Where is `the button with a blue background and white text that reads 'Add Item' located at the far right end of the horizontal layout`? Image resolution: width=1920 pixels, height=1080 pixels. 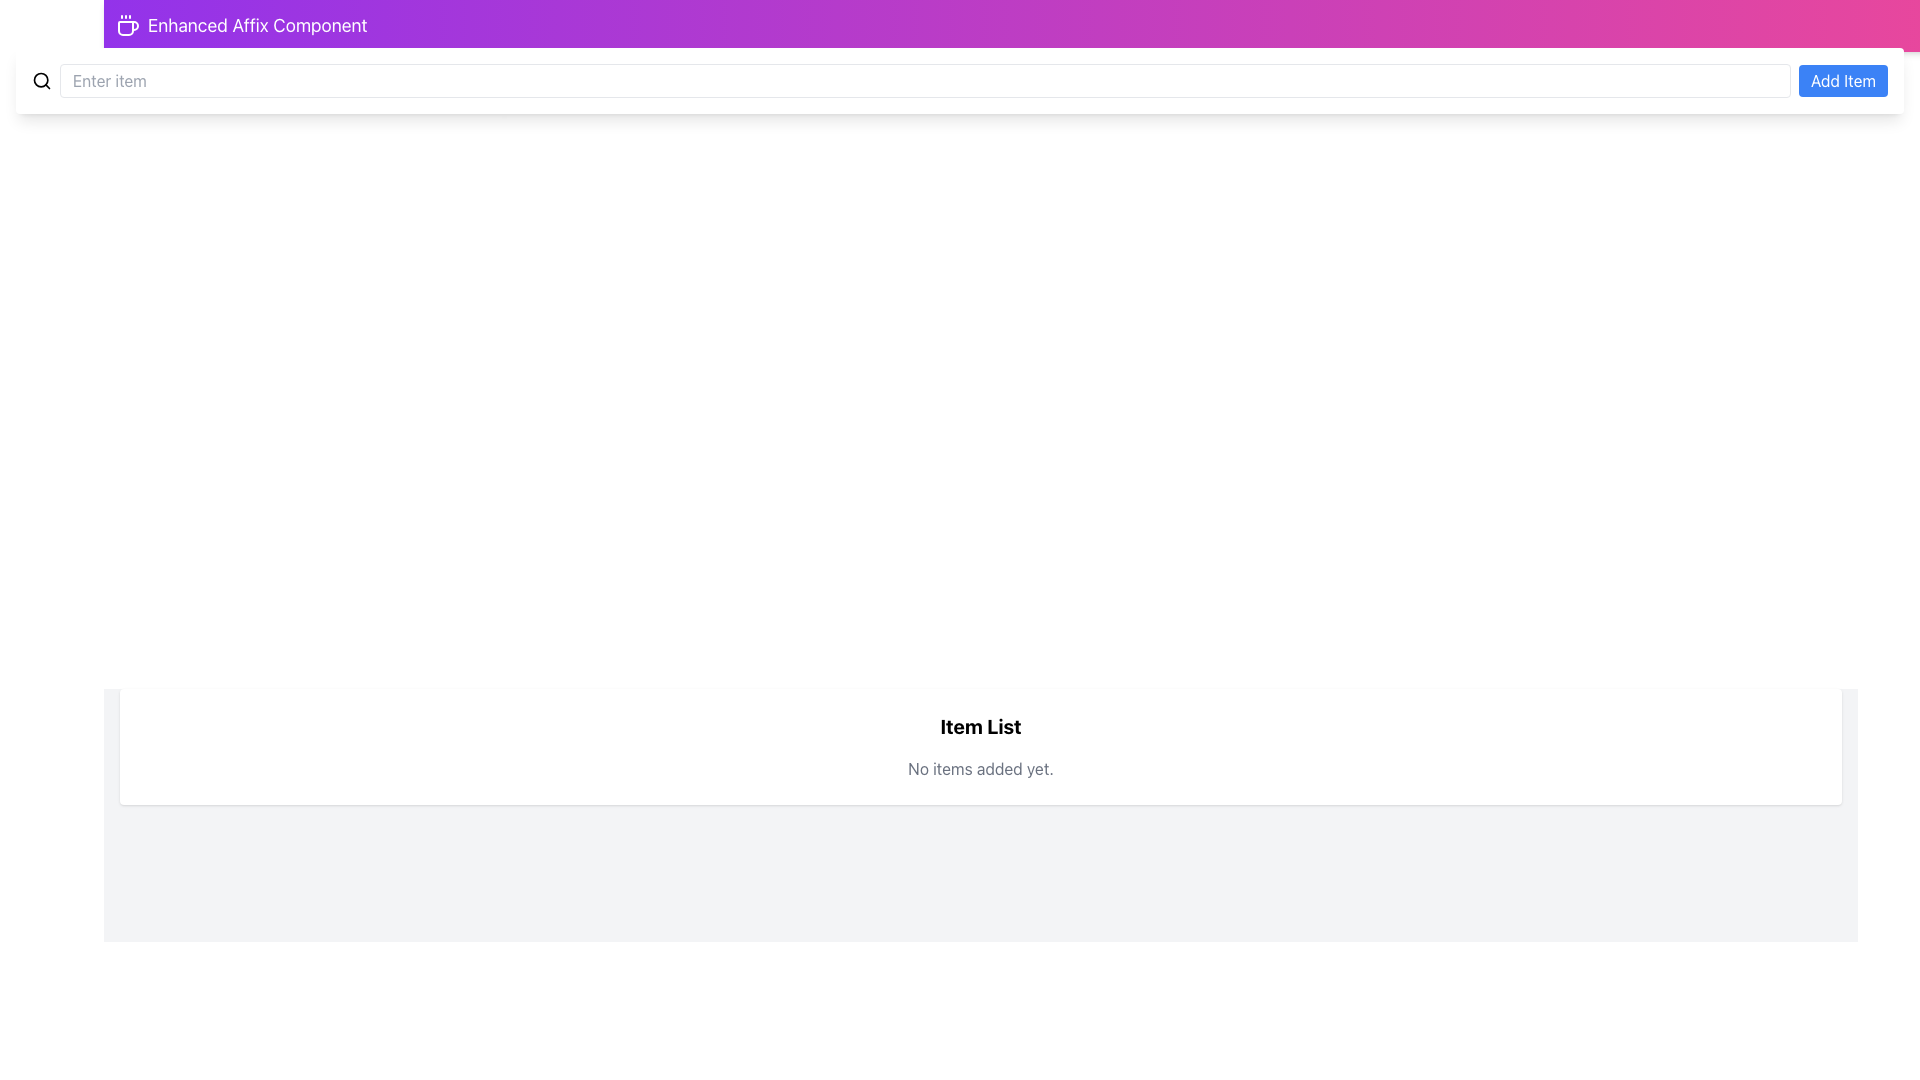
the button with a blue background and white text that reads 'Add Item' located at the far right end of the horizontal layout is located at coordinates (1842, 80).